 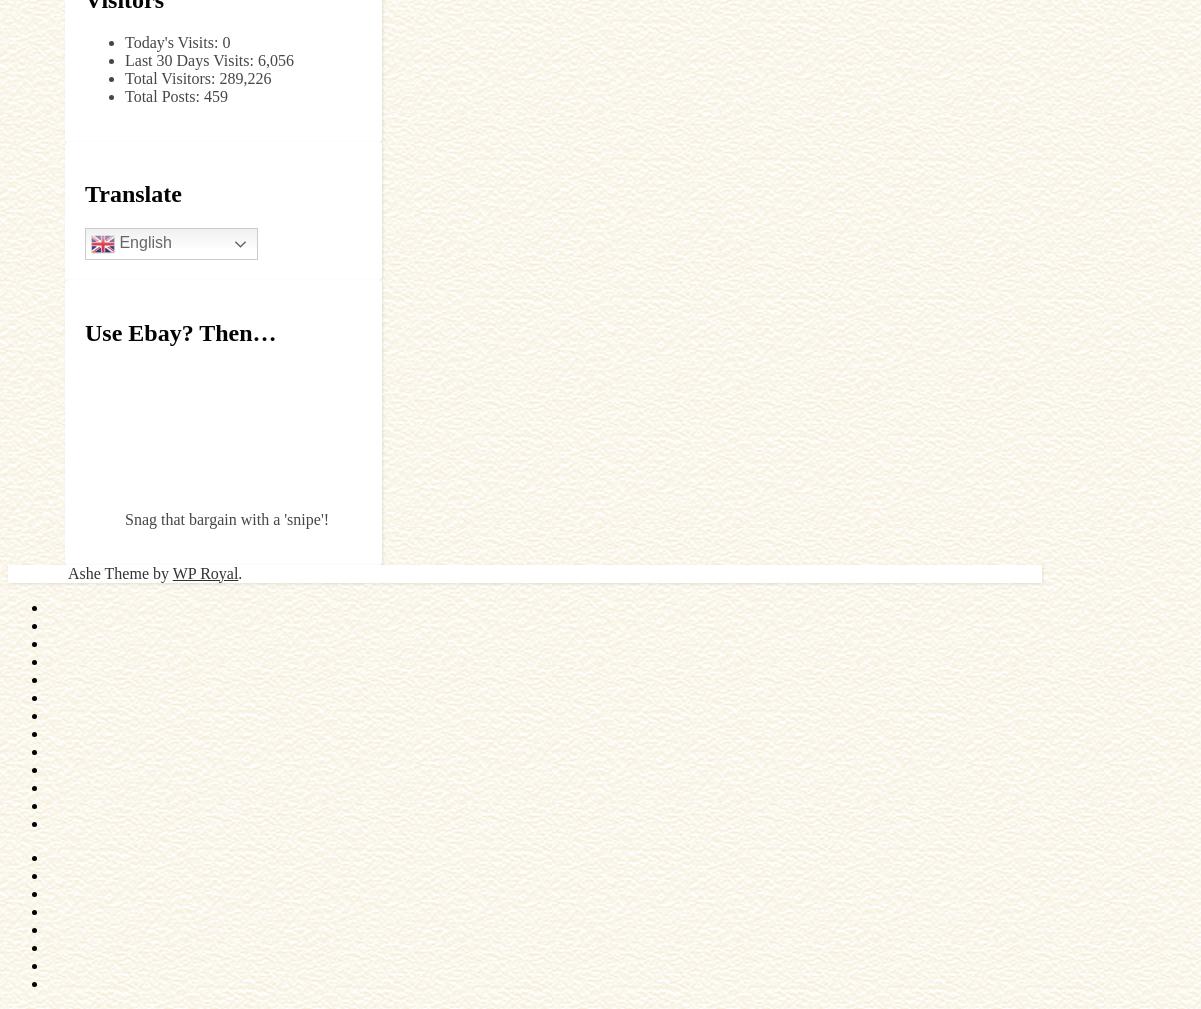 What do you see at coordinates (180, 331) in the screenshot?
I see `'Use Ebay? Then…'` at bounding box center [180, 331].